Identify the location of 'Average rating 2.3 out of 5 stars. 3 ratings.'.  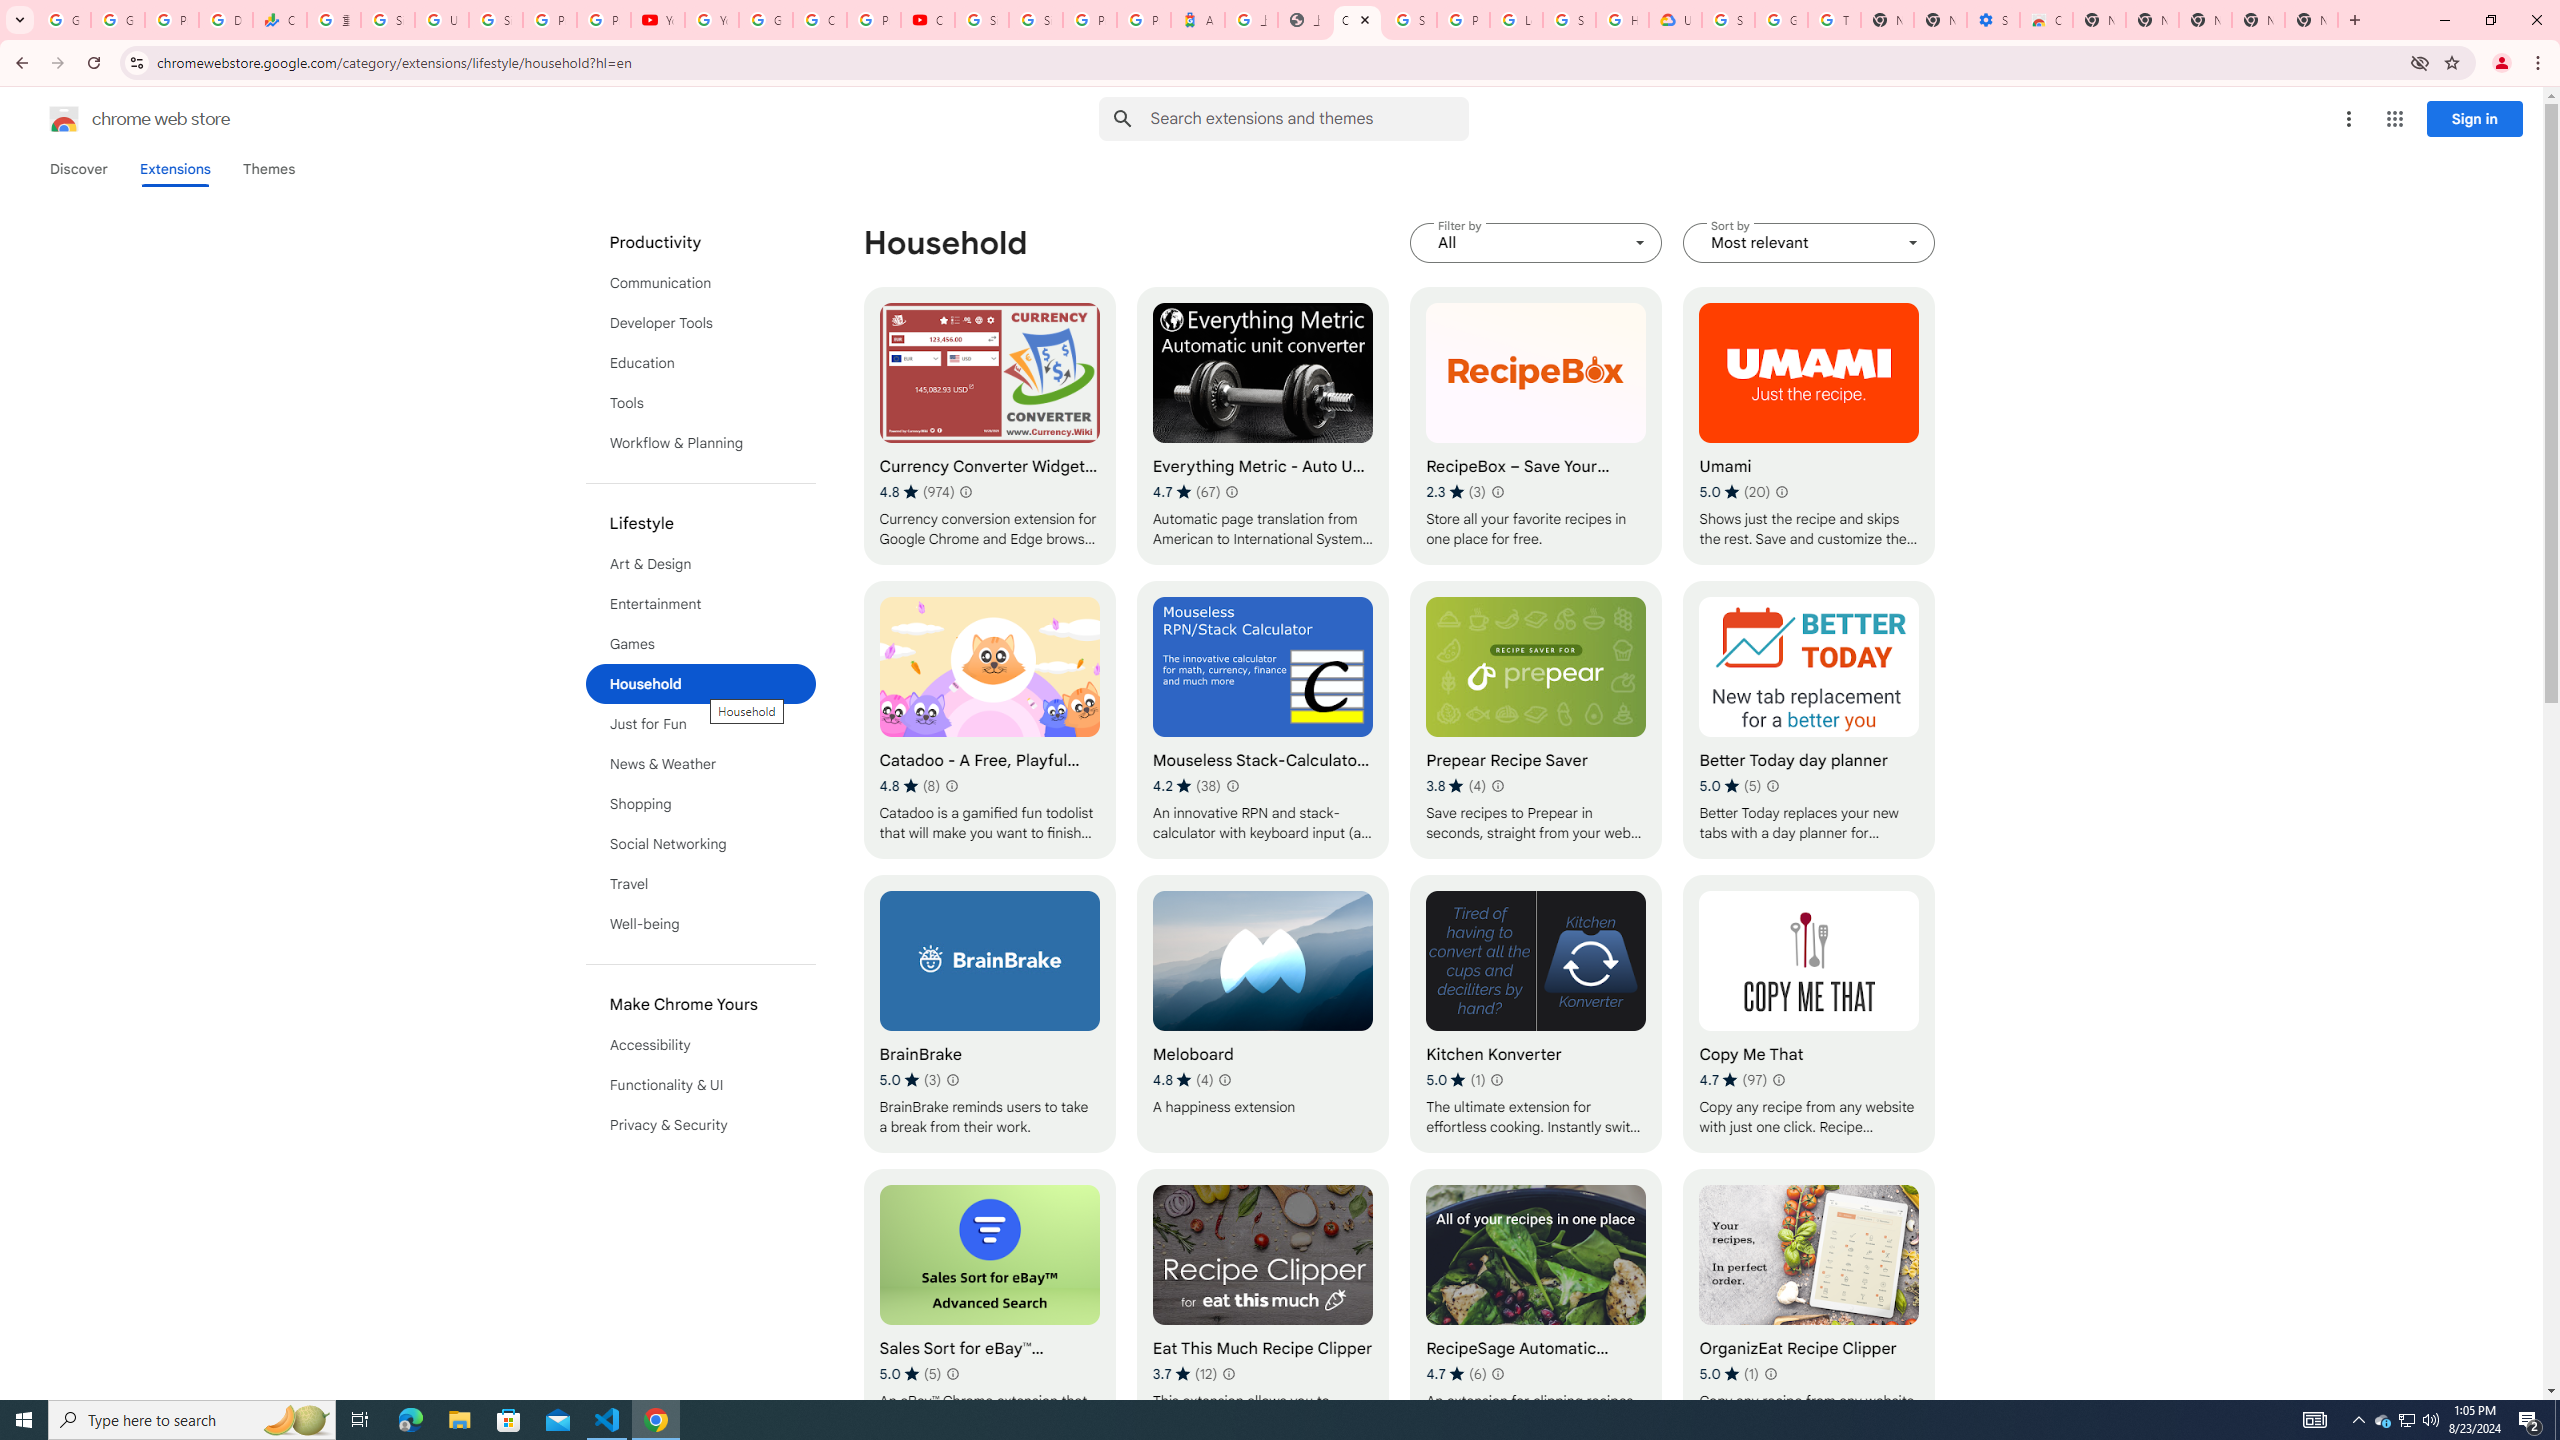
(1455, 491).